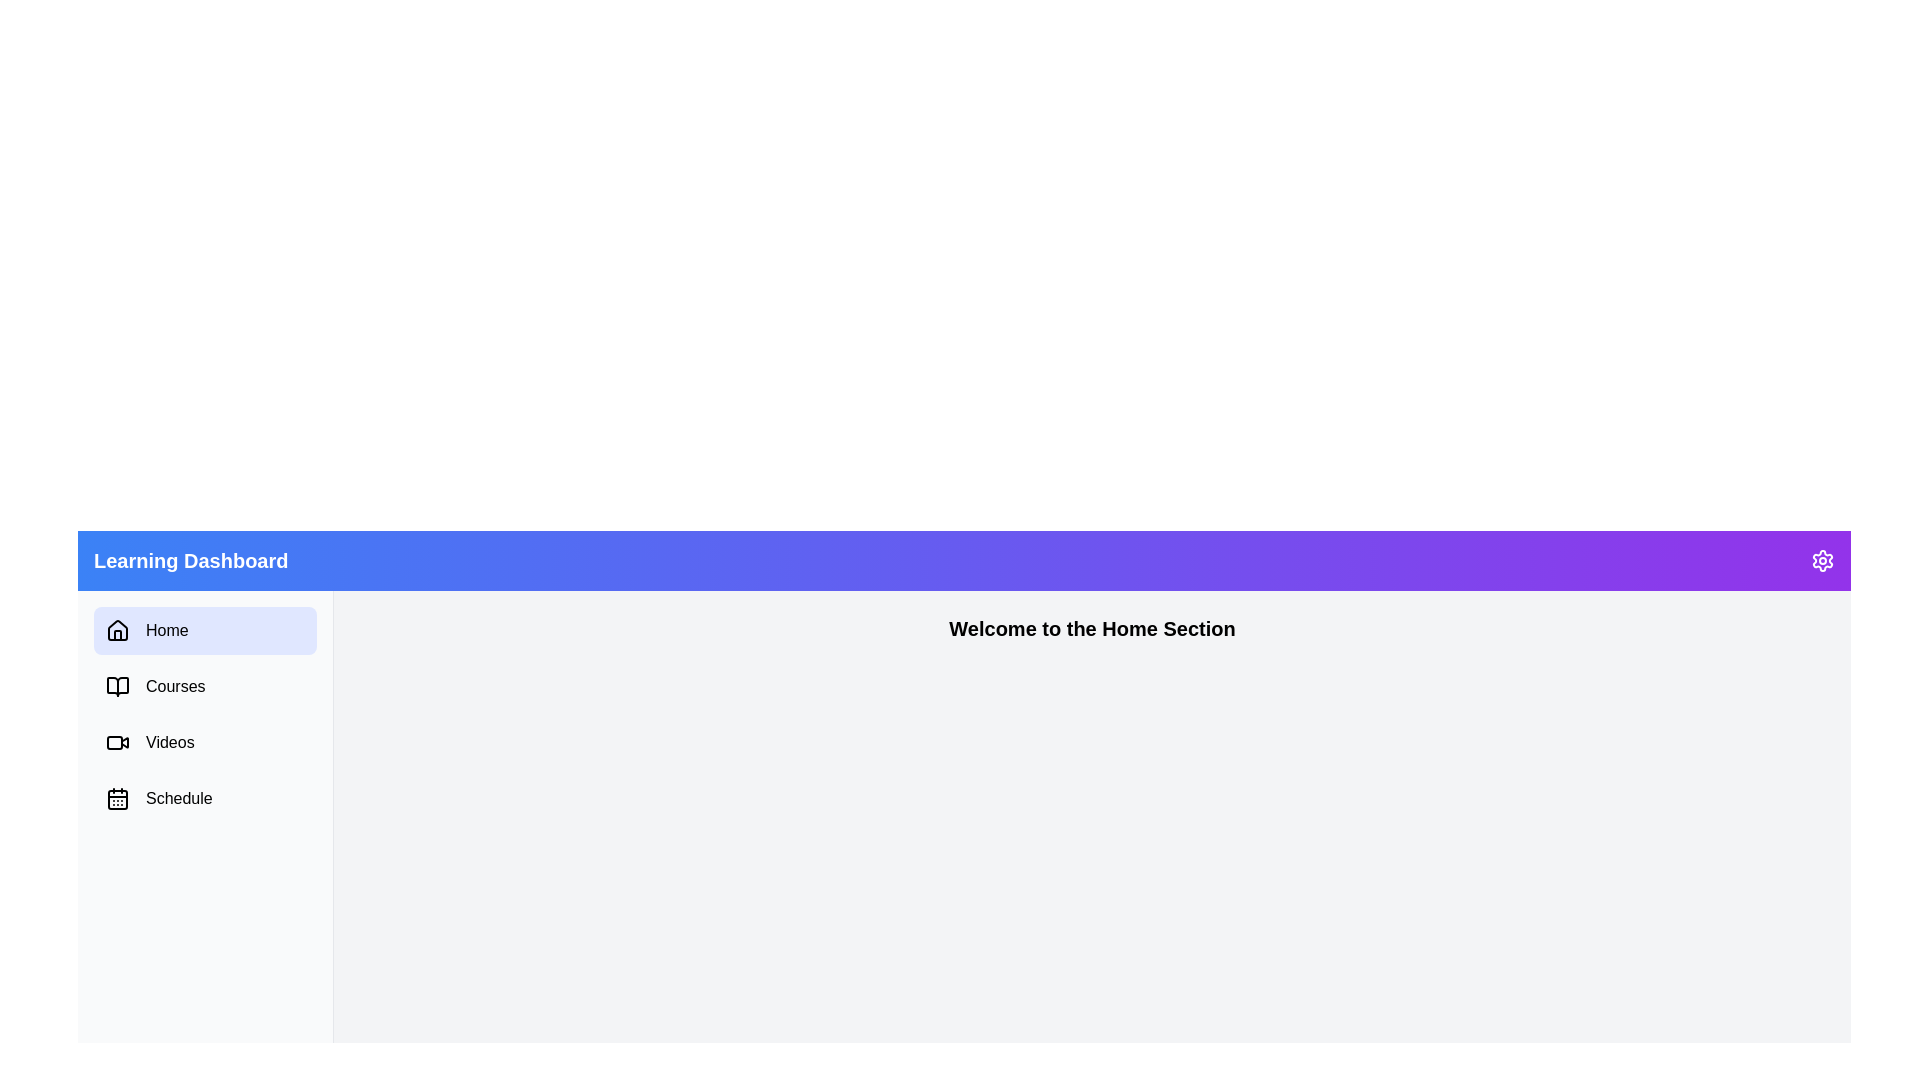 This screenshot has height=1080, width=1920. I want to click on the 'Videos' icon element in the sidebar navigation menu, which is the third item located between 'Courses' and 'Schedule', so click(114, 743).